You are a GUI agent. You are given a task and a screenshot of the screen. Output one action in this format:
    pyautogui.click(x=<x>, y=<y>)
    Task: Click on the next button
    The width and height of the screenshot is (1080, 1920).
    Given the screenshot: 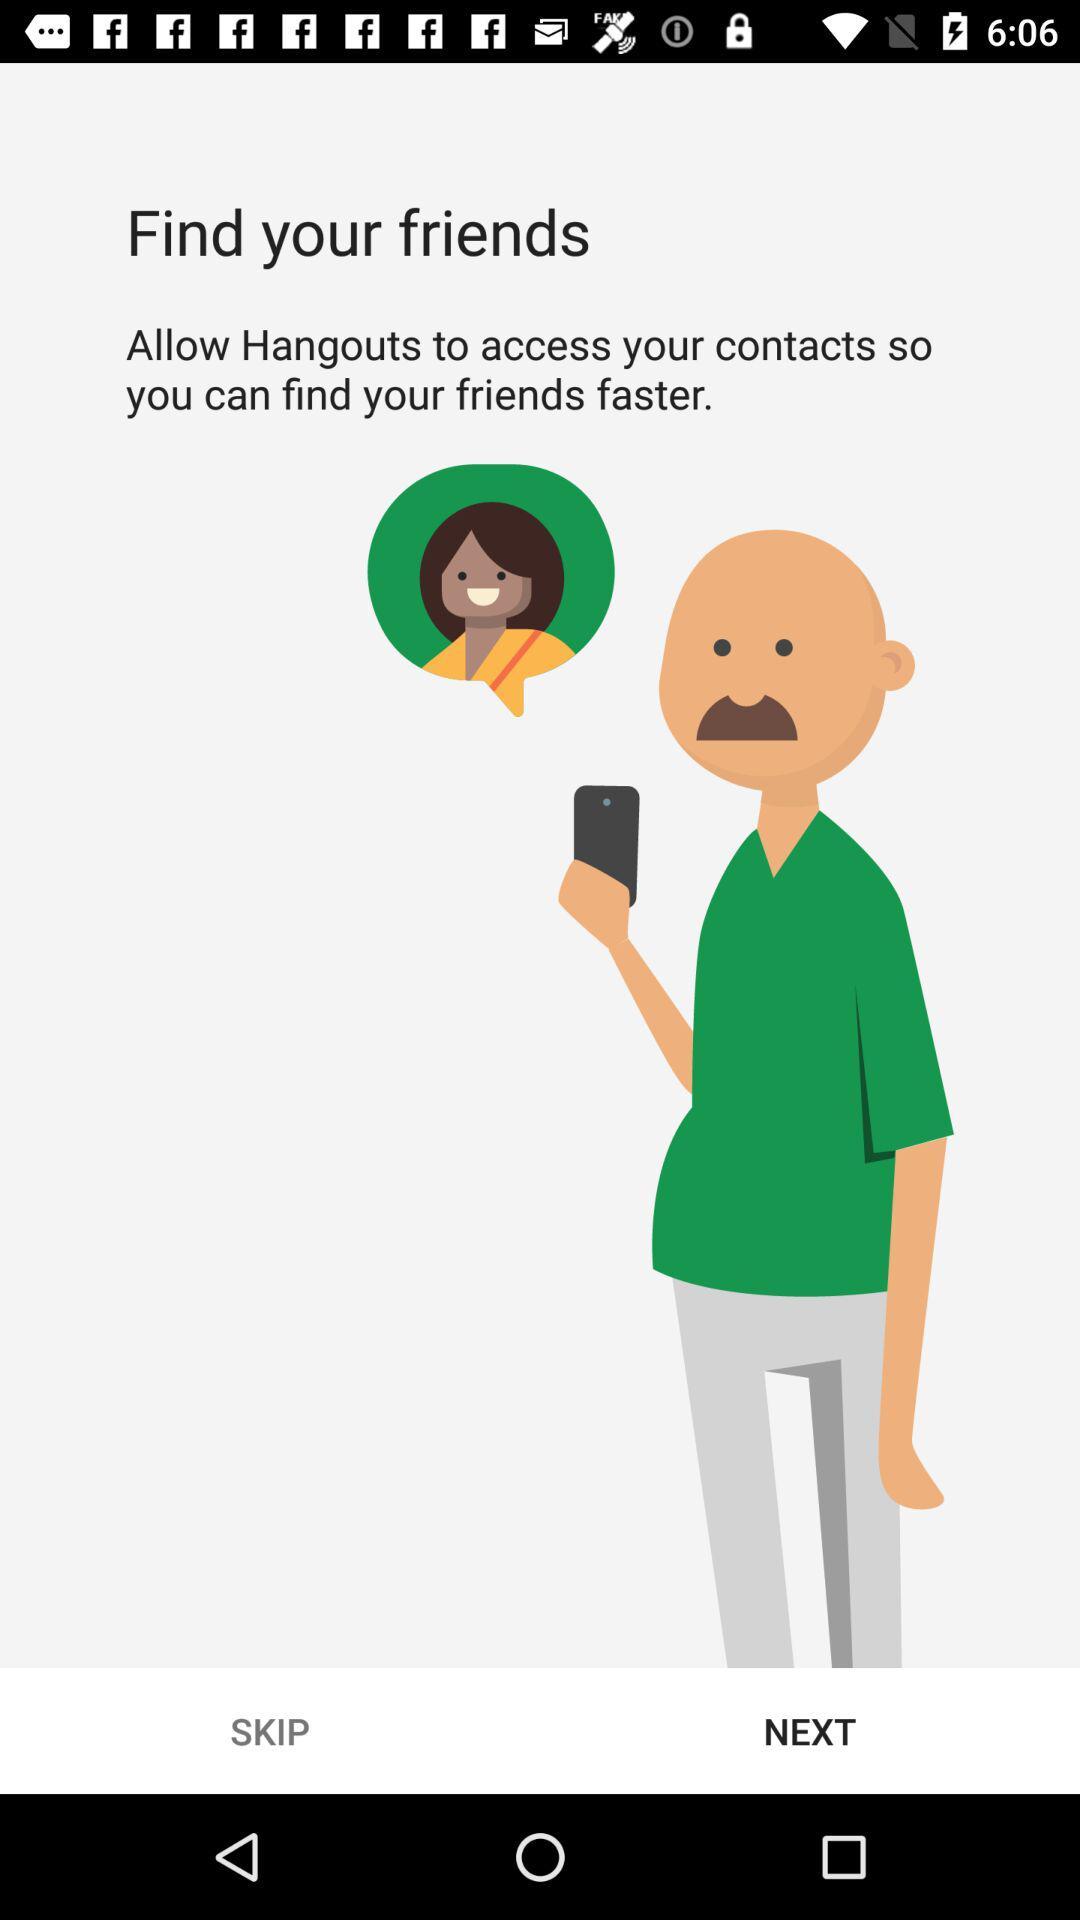 What is the action you would take?
    pyautogui.click(x=810, y=1730)
    